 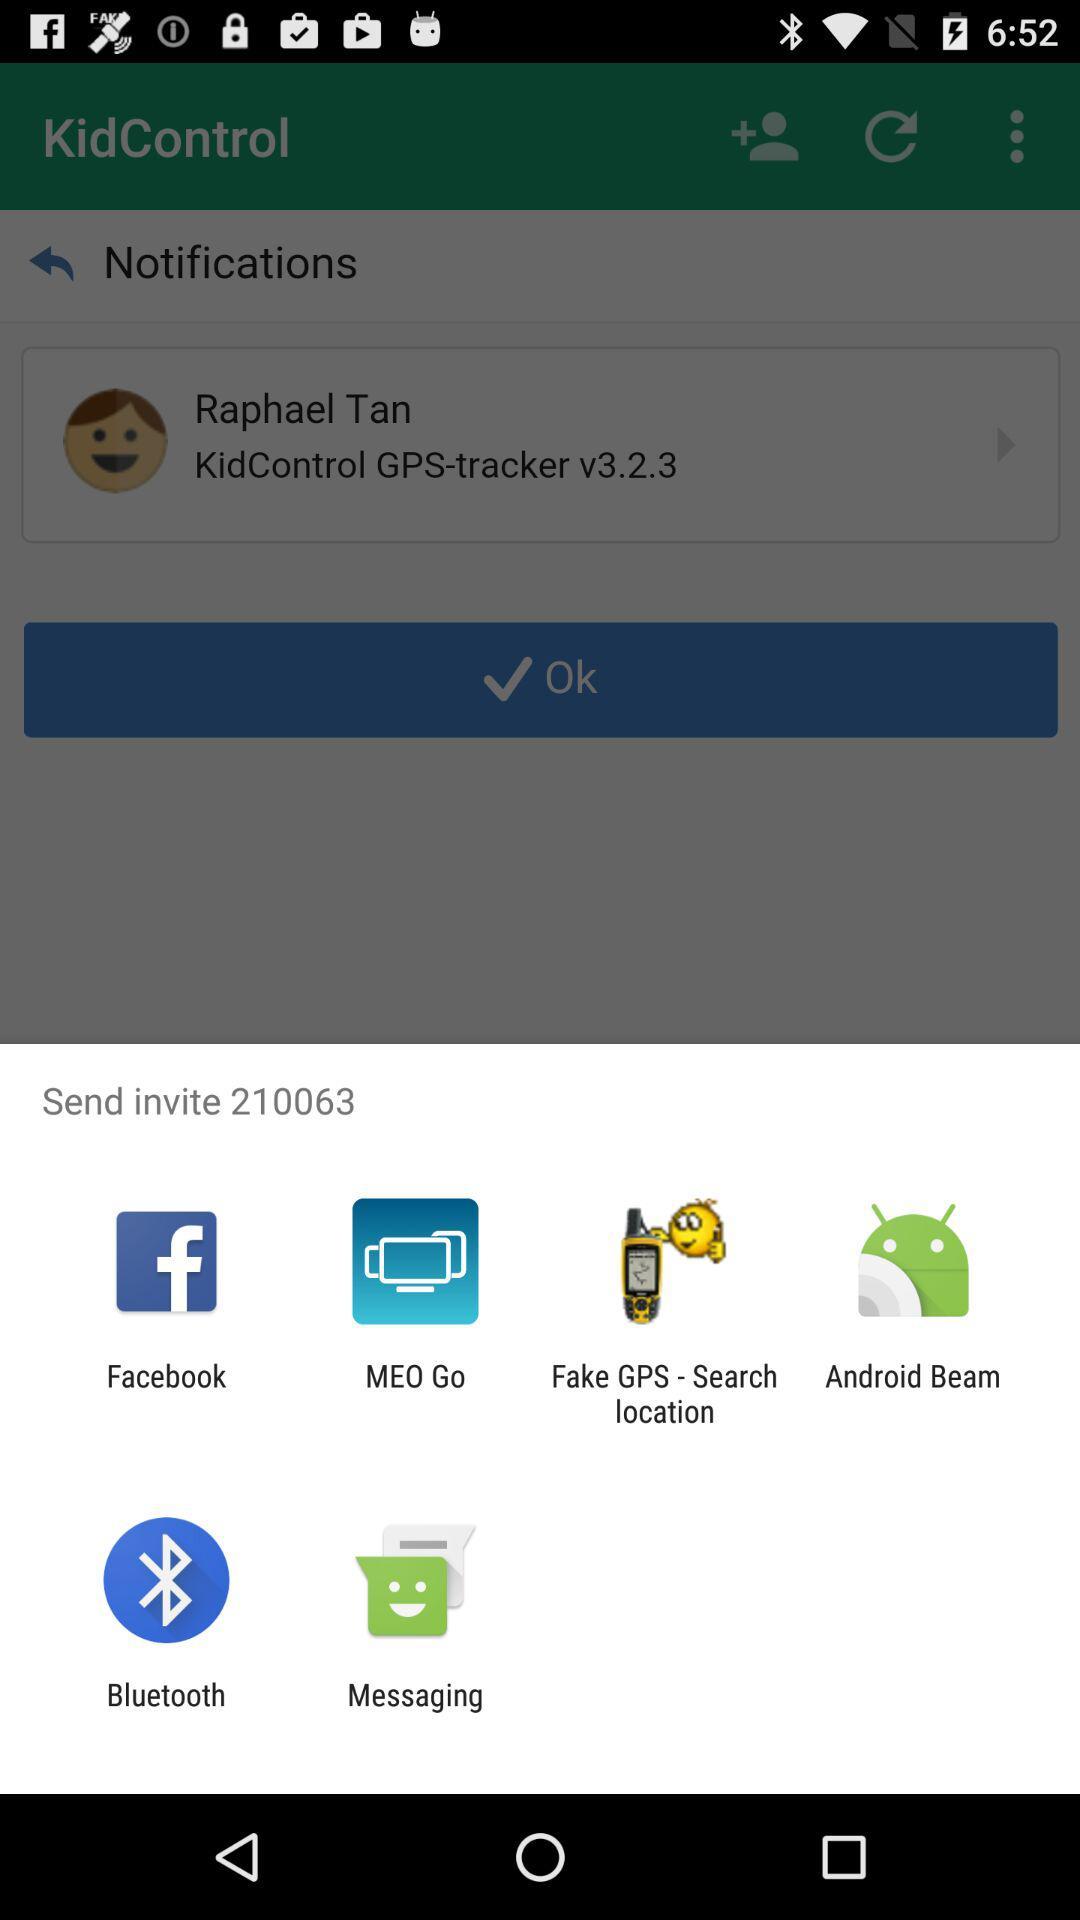 What do you see at coordinates (165, 1711) in the screenshot?
I see `the bluetooth` at bounding box center [165, 1711].